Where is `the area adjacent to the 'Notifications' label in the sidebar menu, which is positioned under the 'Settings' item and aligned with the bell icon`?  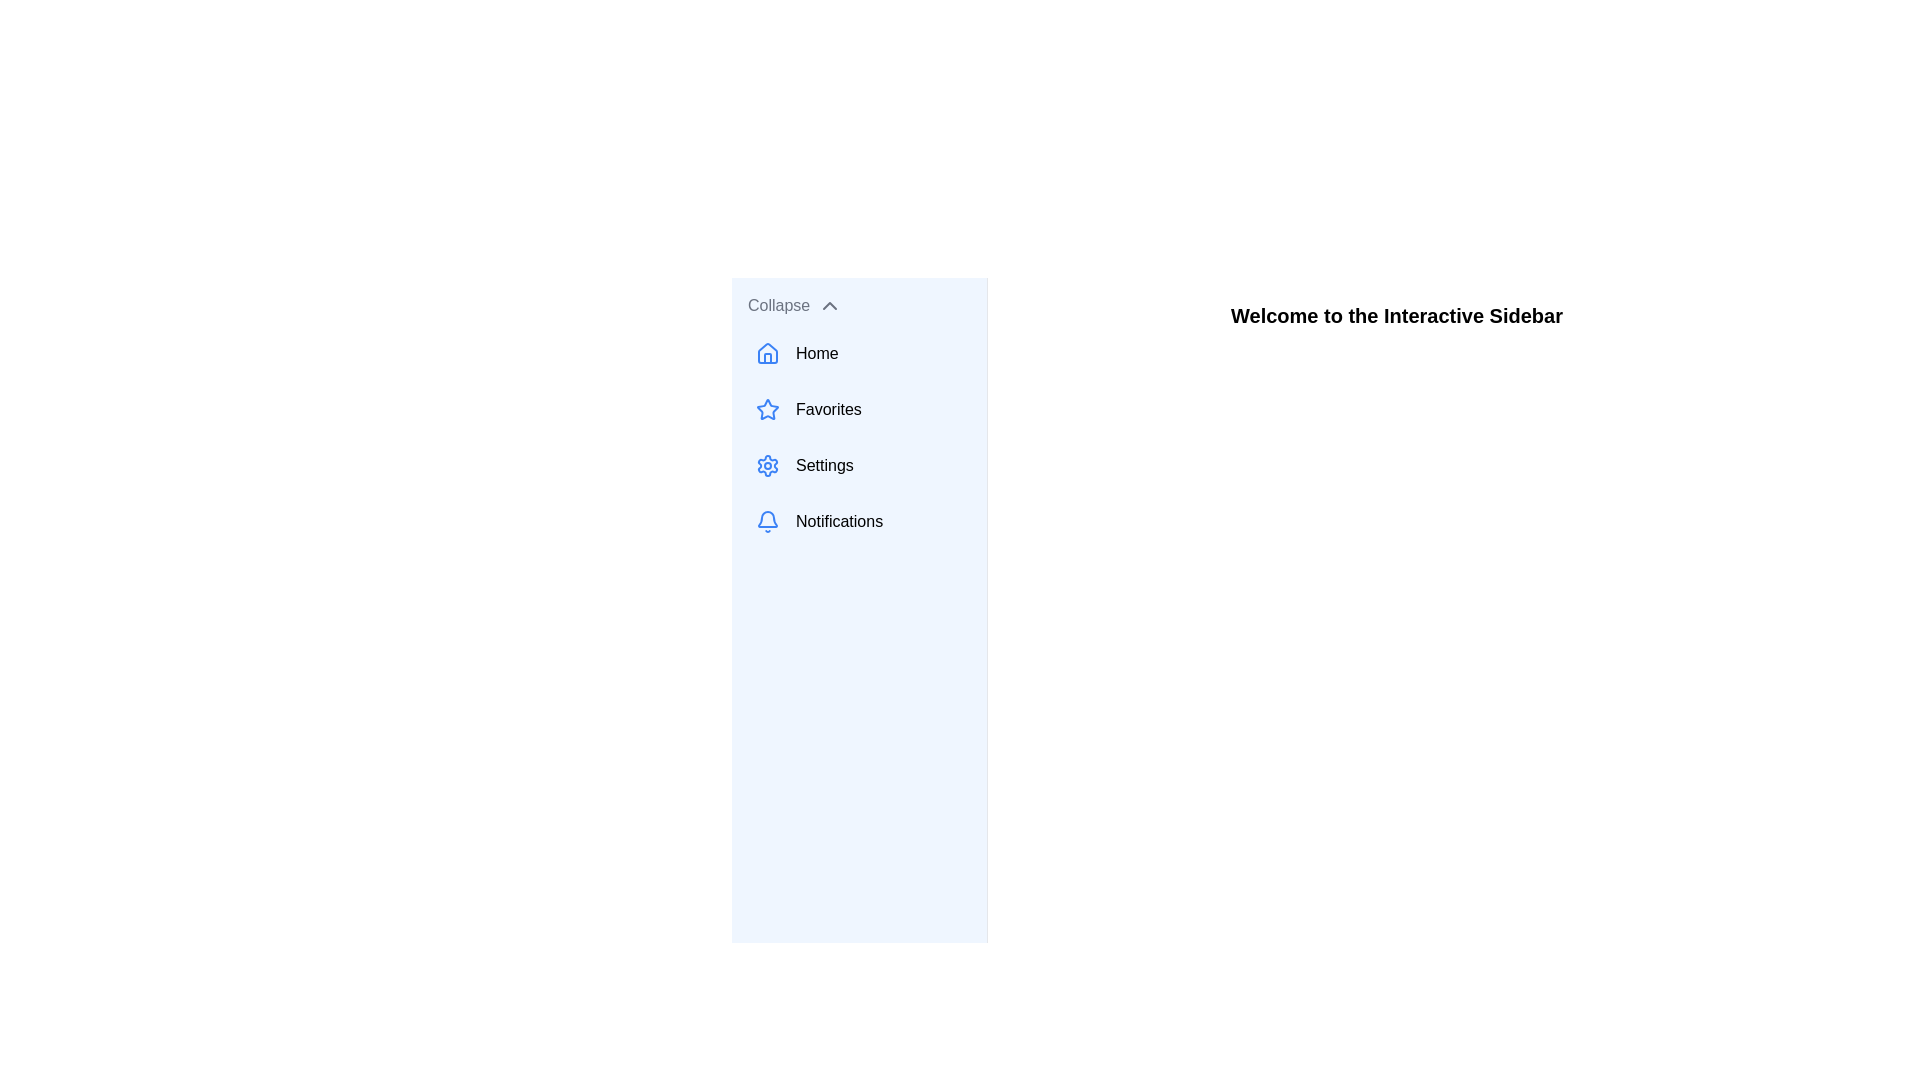
the area adjacent to the 'Notifications' label in the sidebar menu, which is positioned under the 'Settings' item and aligned with the bell icon is located at coordinates (839, 520).